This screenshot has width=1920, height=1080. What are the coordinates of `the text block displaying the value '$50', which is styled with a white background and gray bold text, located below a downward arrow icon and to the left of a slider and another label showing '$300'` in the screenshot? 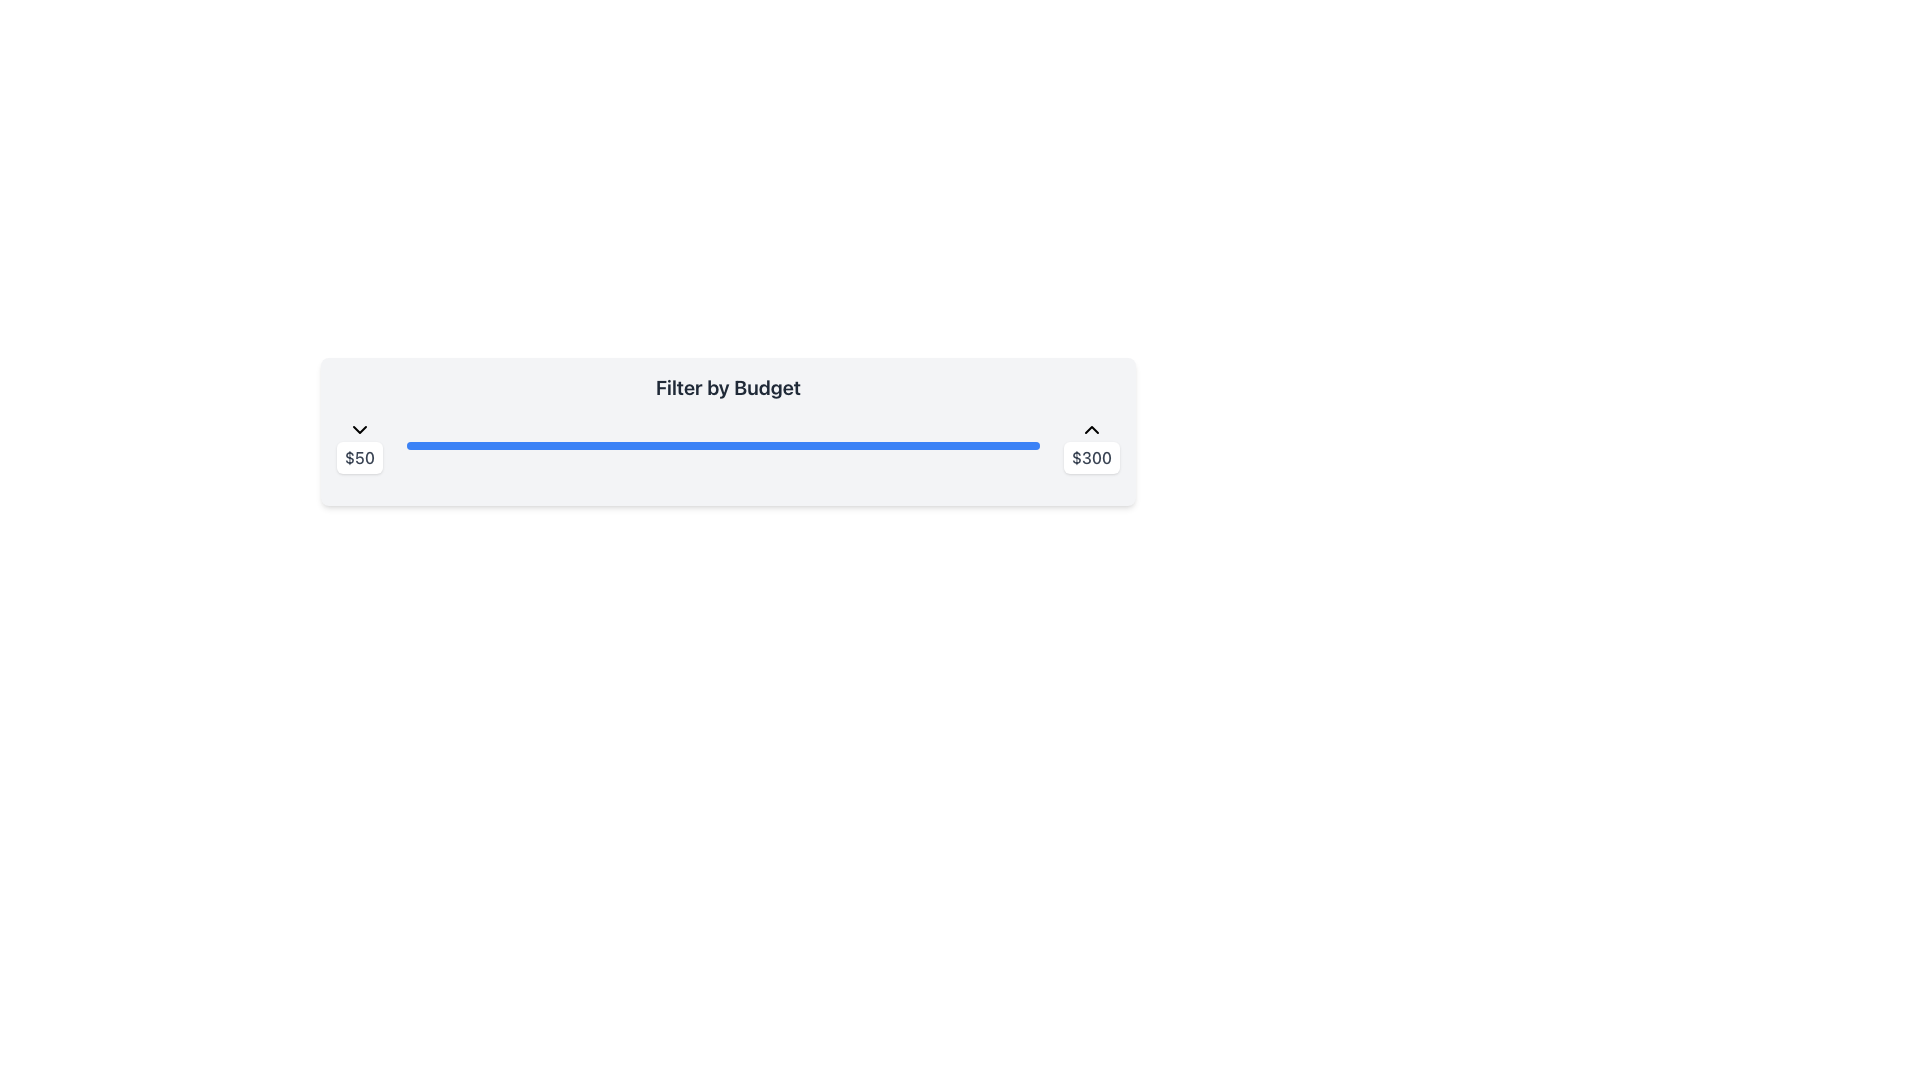 It's located at (360, 458).